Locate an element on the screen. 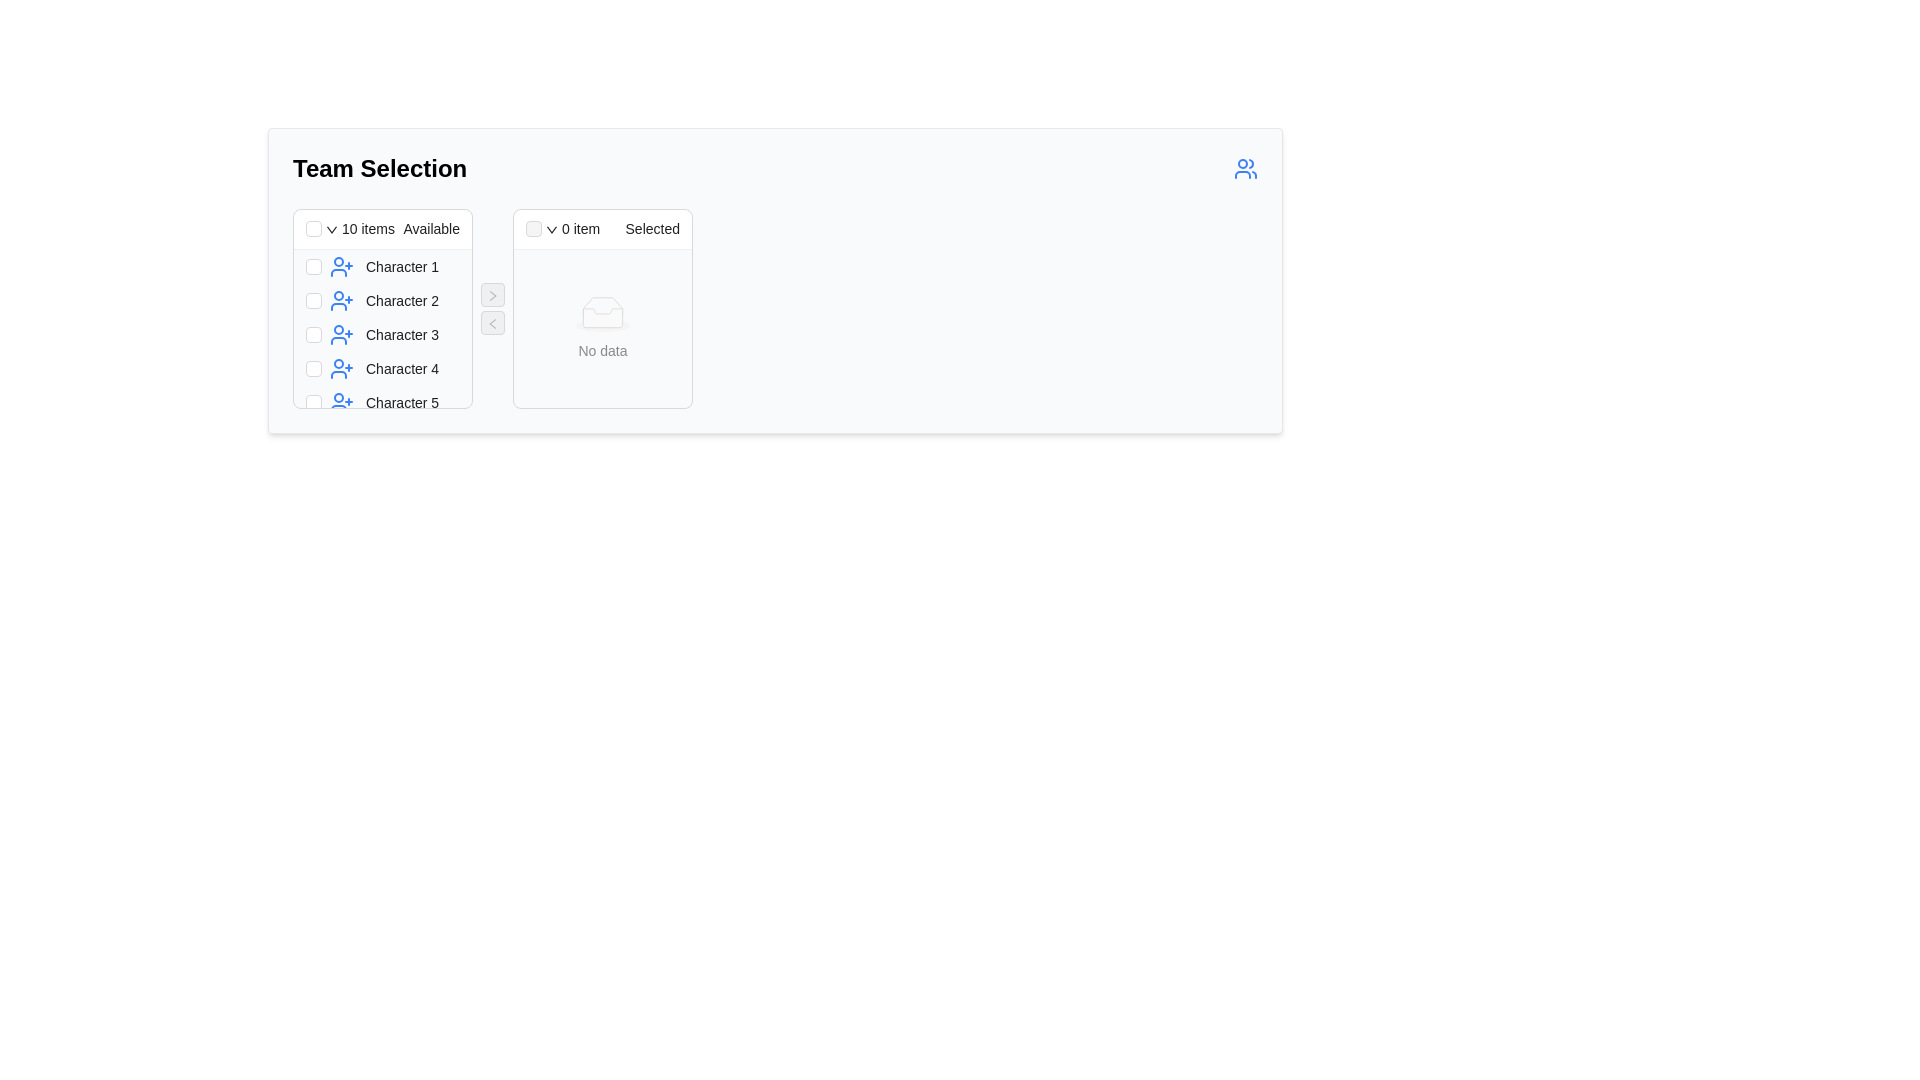 The height and width of the screenshot is (1080, 1920). the left-pointing arrow icon, which is centrally positioned between two panels in the user interface is located at coordinates (492, 322).